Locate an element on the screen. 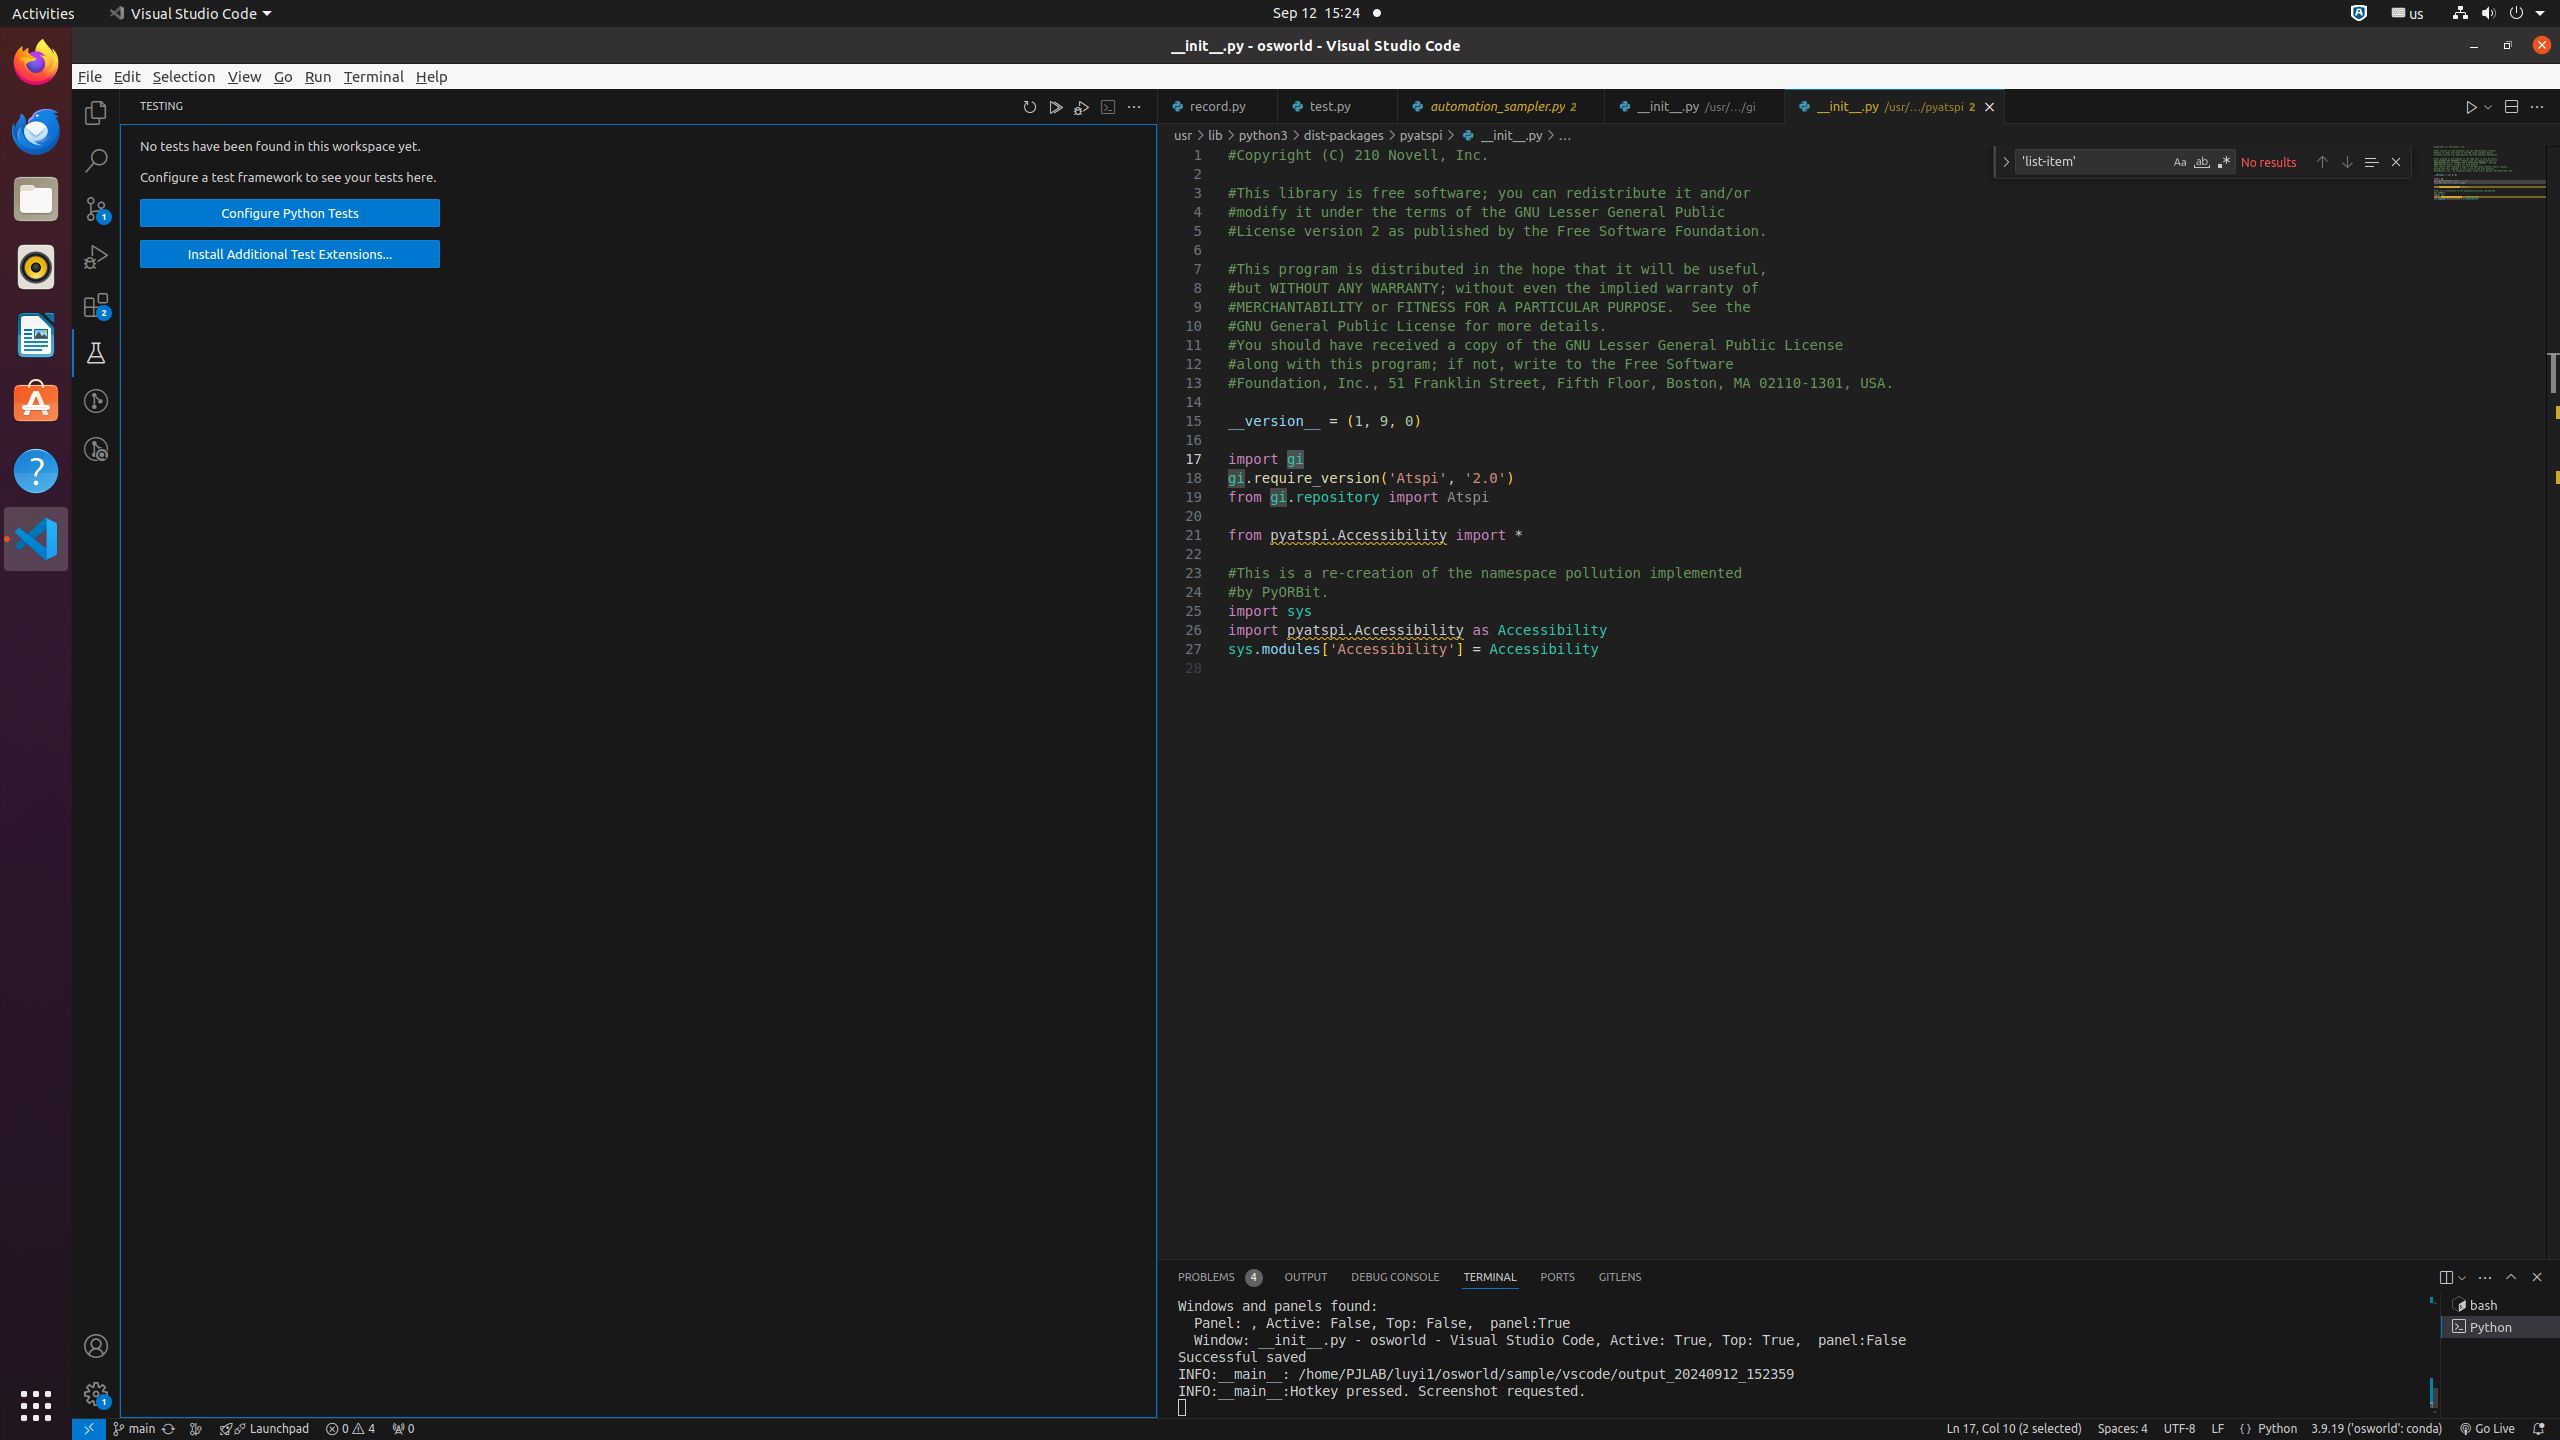 This screenshot has height=1440, width=2560. 'GitLens' is located at coordinates (1618, 1276).